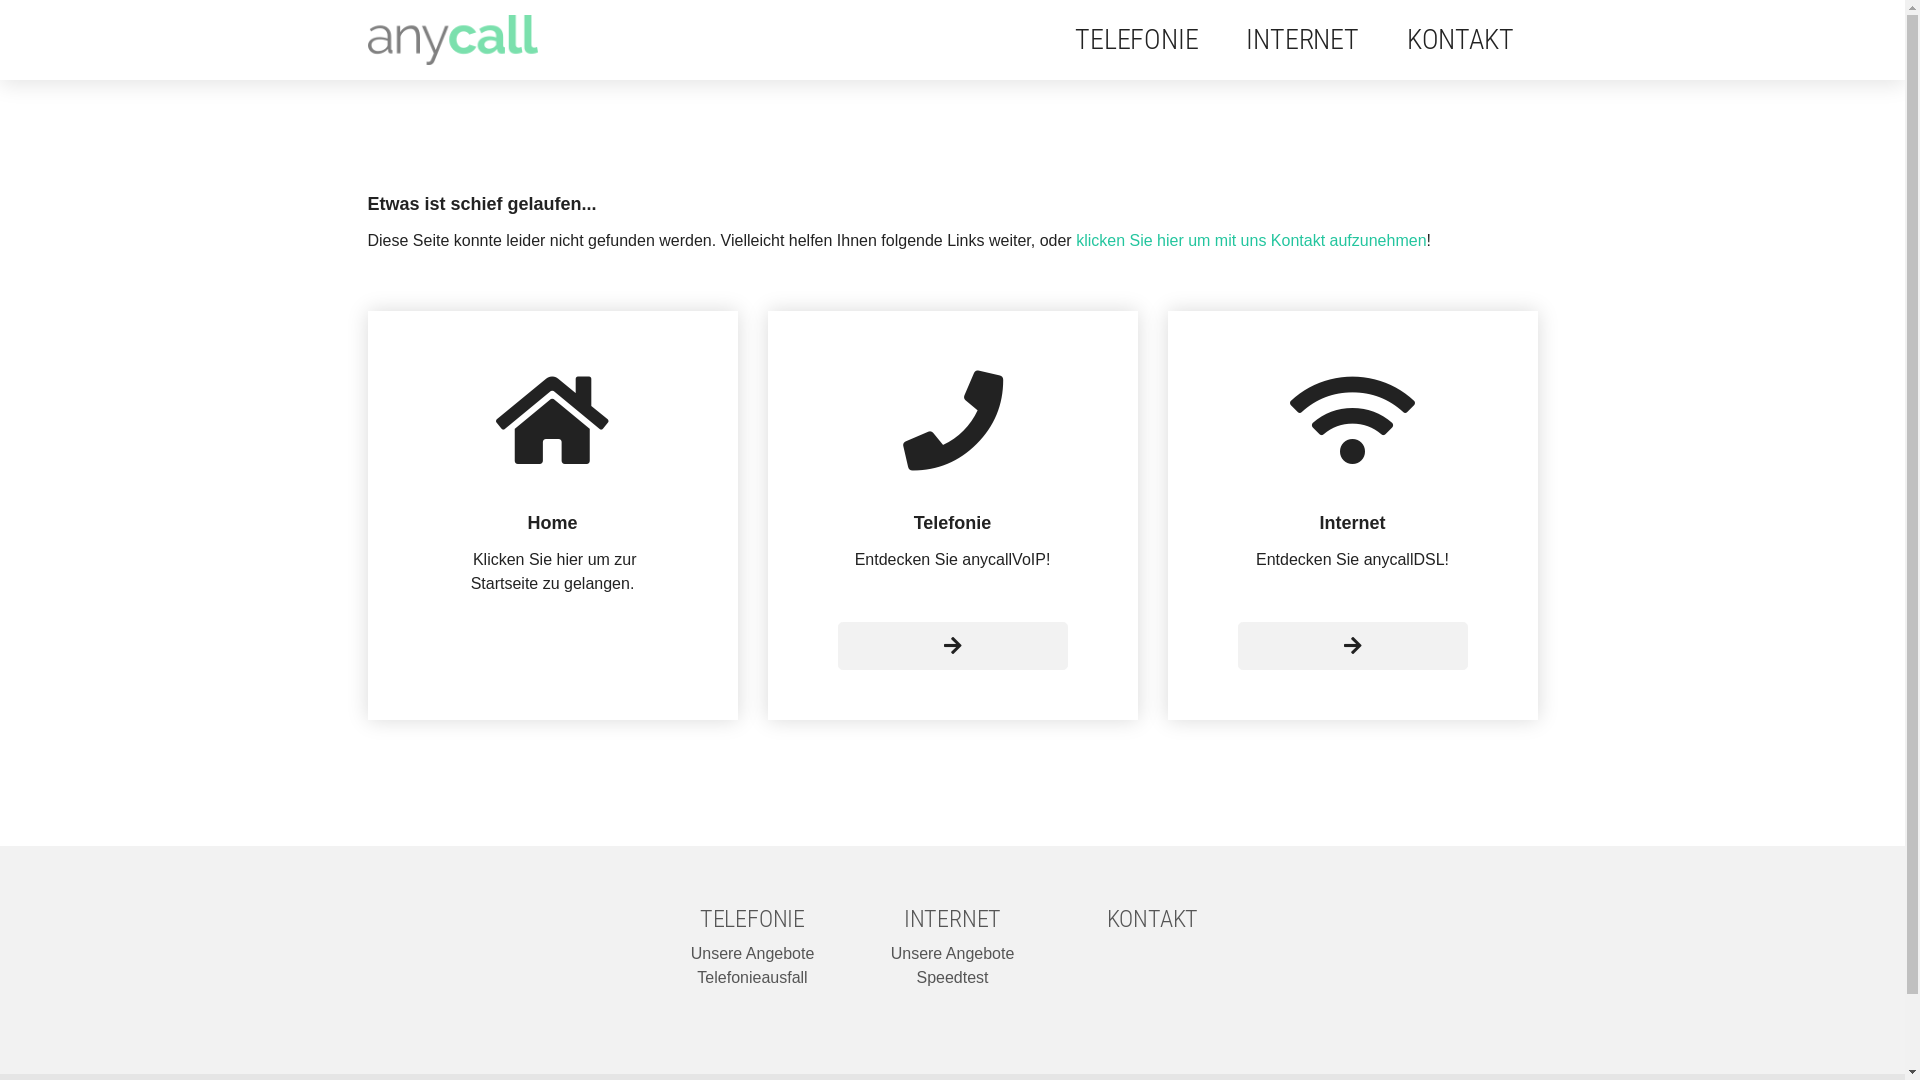  Describe the element at coordinates (751, 918) in the screenshot. I see `'TELEFONIE'` at that location.